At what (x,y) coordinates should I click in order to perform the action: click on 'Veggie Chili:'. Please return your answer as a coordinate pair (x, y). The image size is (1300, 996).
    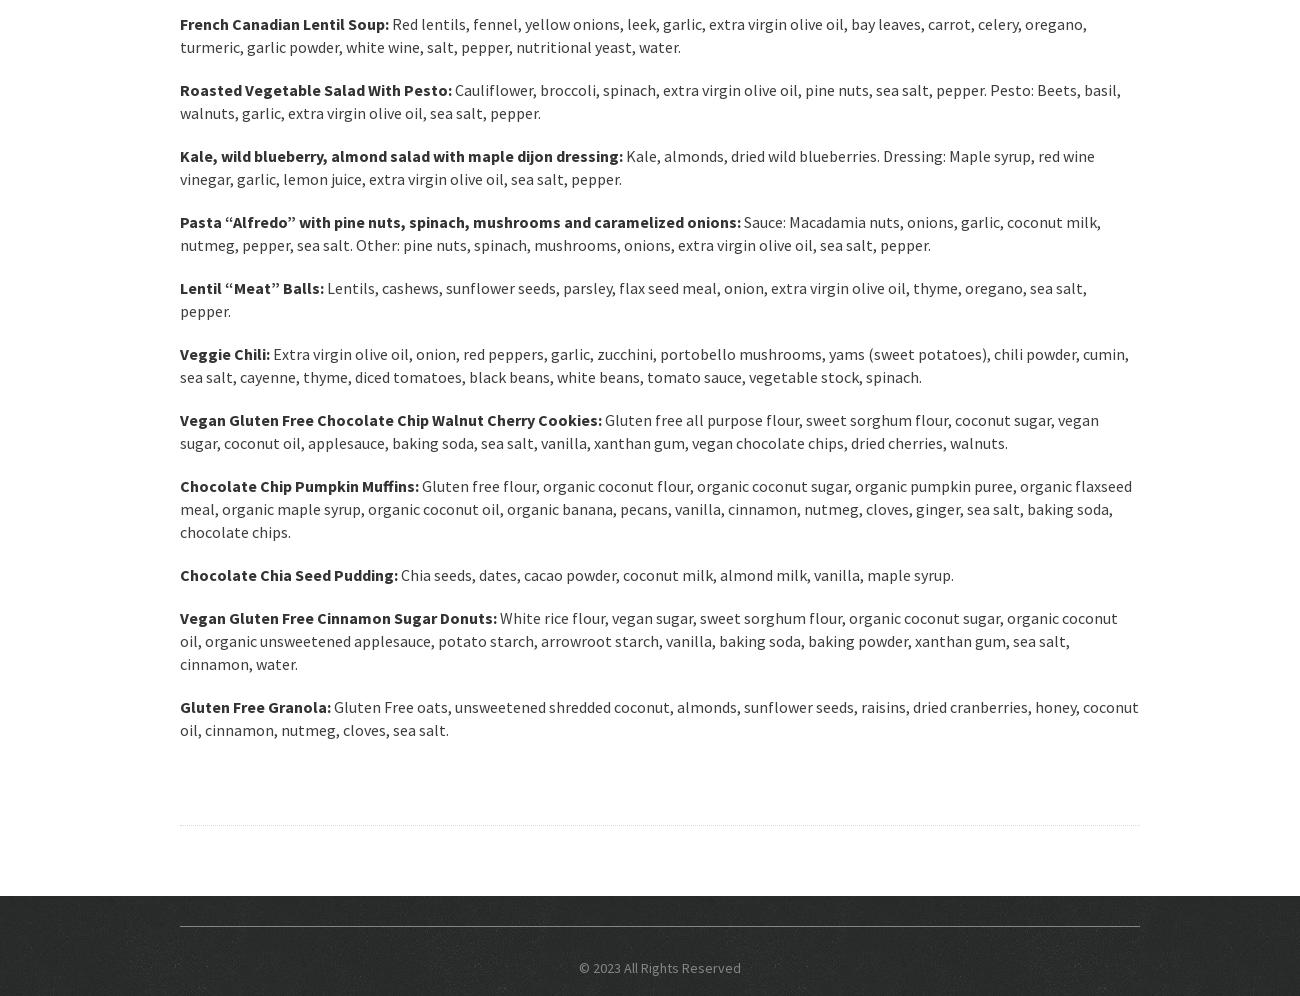
    Looking at the image, I should click on (224, 353).